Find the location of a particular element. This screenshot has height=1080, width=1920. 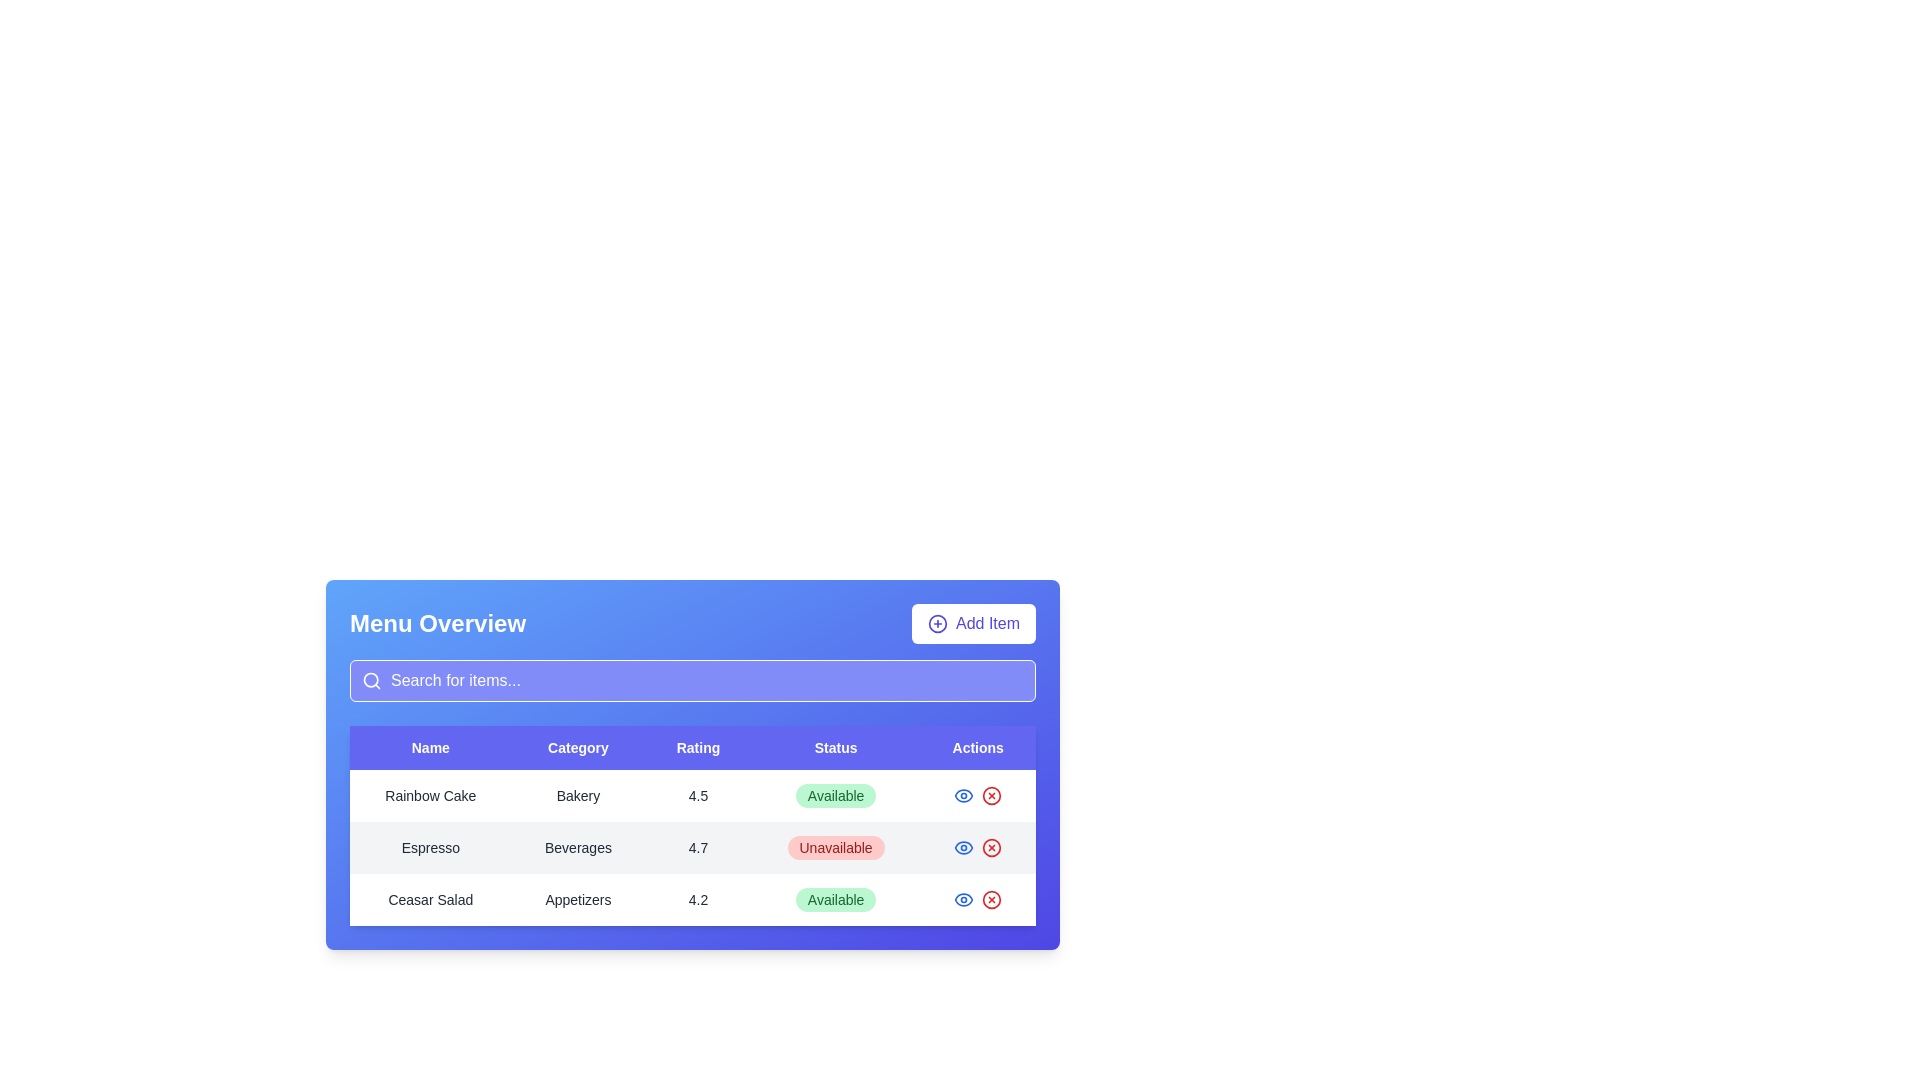

the 'Available' status label, which has a rounded appearance, a green background, and dark green text, positioned under the 'Status' column for the 'Rainbow Cake' entry is located at coordinates (836, 794).